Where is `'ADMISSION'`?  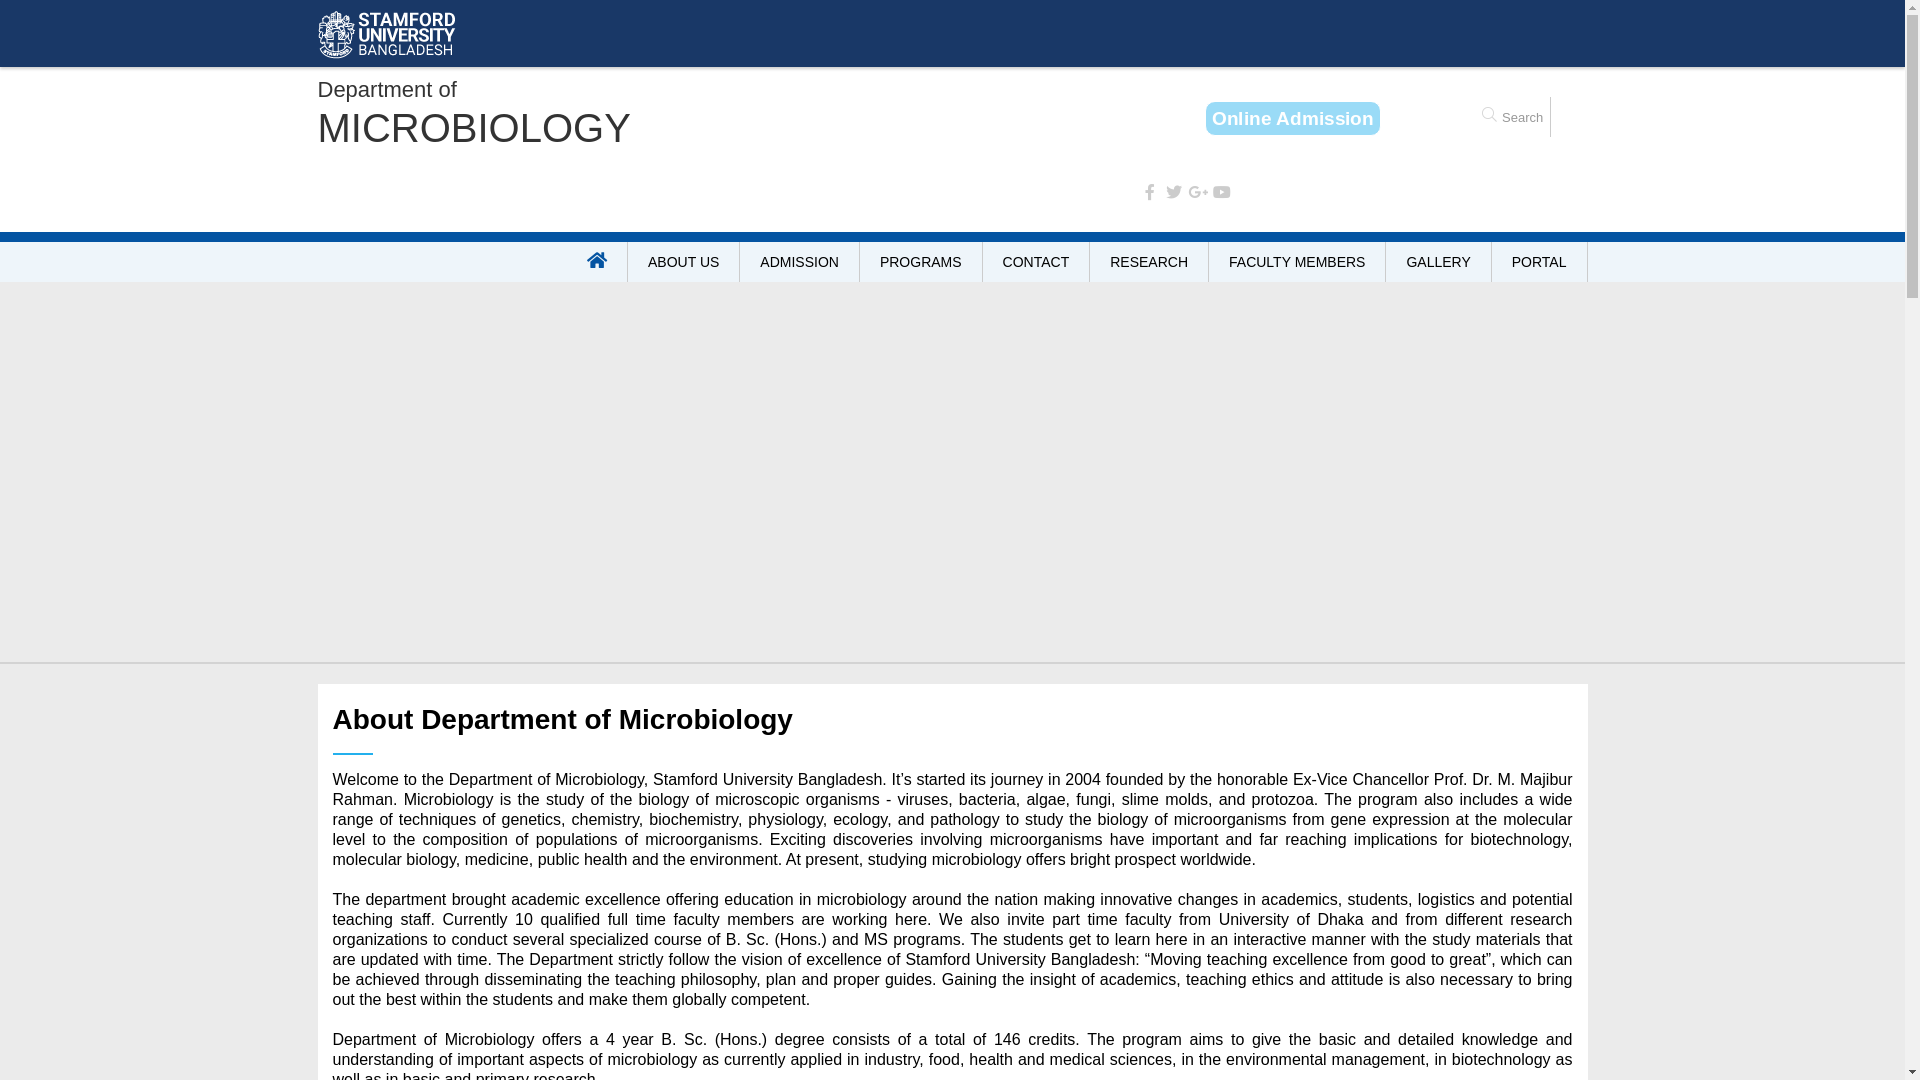
'ADMISSION' is located at coordinates (800, 261).